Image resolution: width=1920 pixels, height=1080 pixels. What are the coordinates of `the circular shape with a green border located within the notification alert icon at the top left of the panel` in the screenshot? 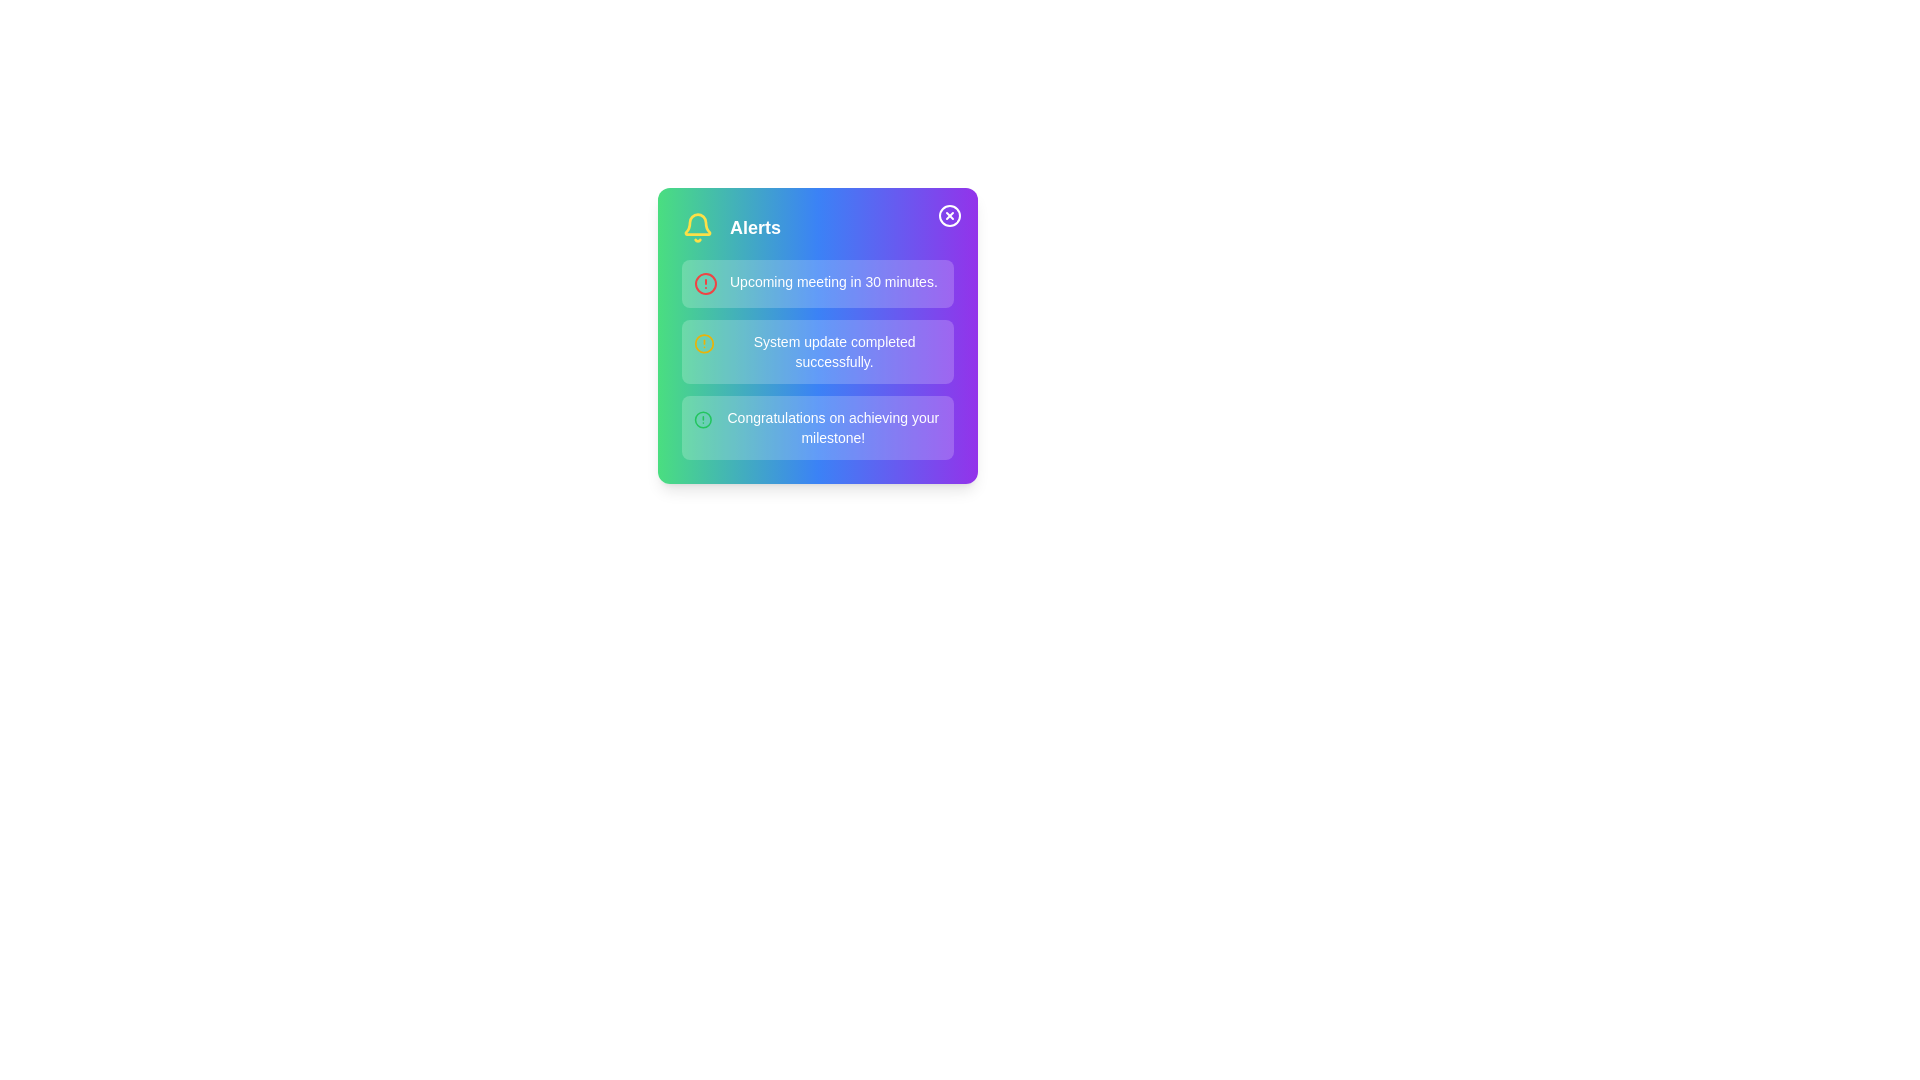 It's located at (703, 419).